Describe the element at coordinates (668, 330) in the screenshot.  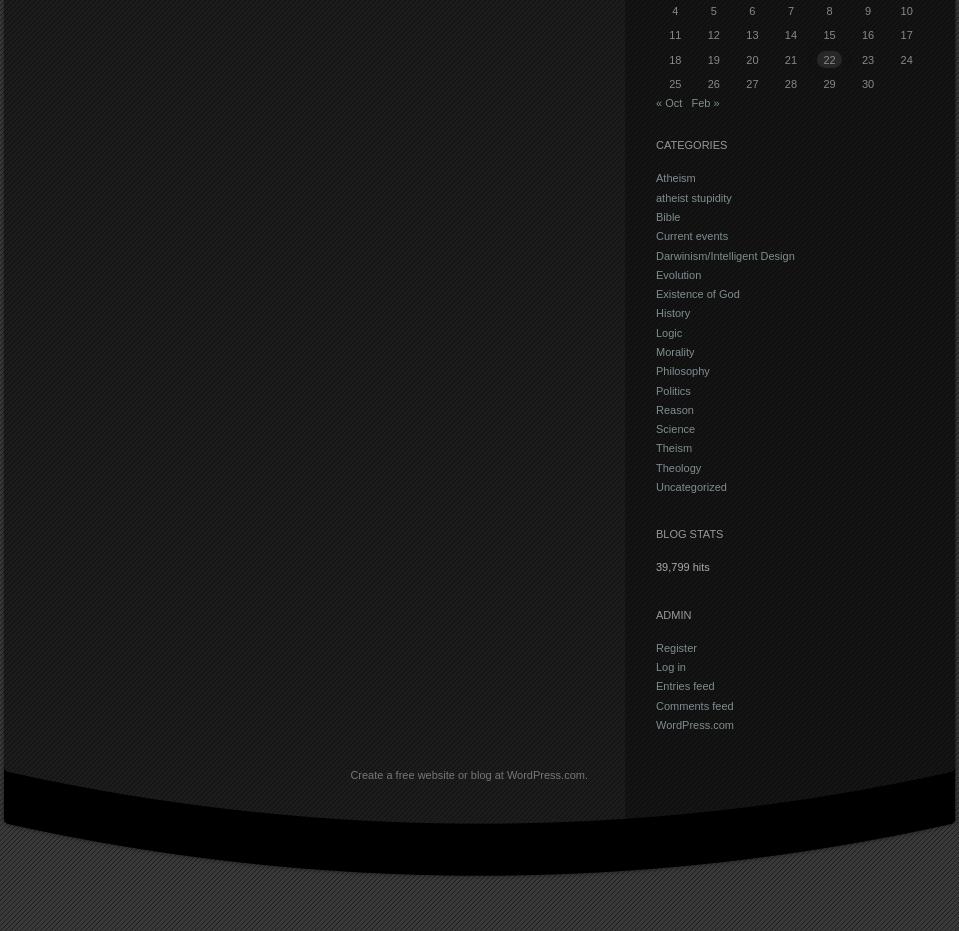
I see `'Logic'` at that location.